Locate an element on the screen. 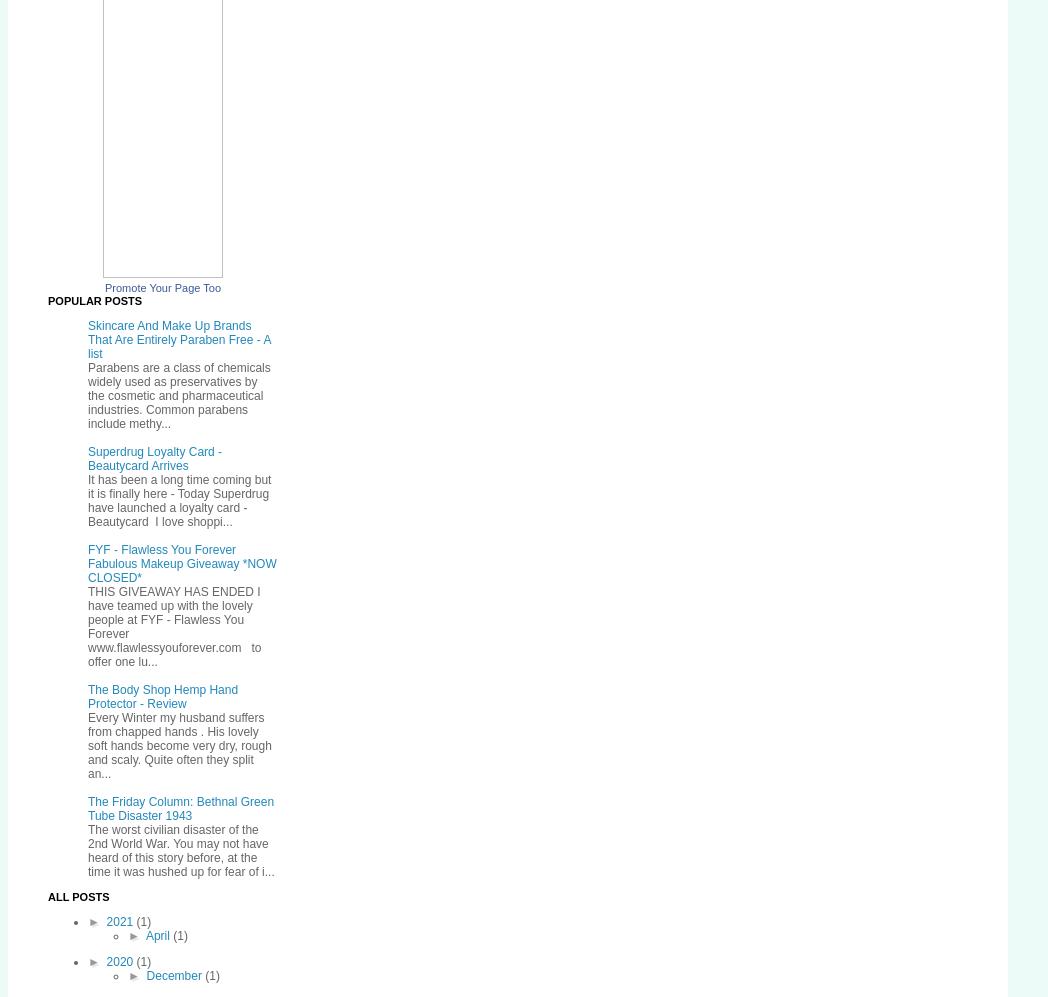  '2020' is located at coordinates (120, 961).